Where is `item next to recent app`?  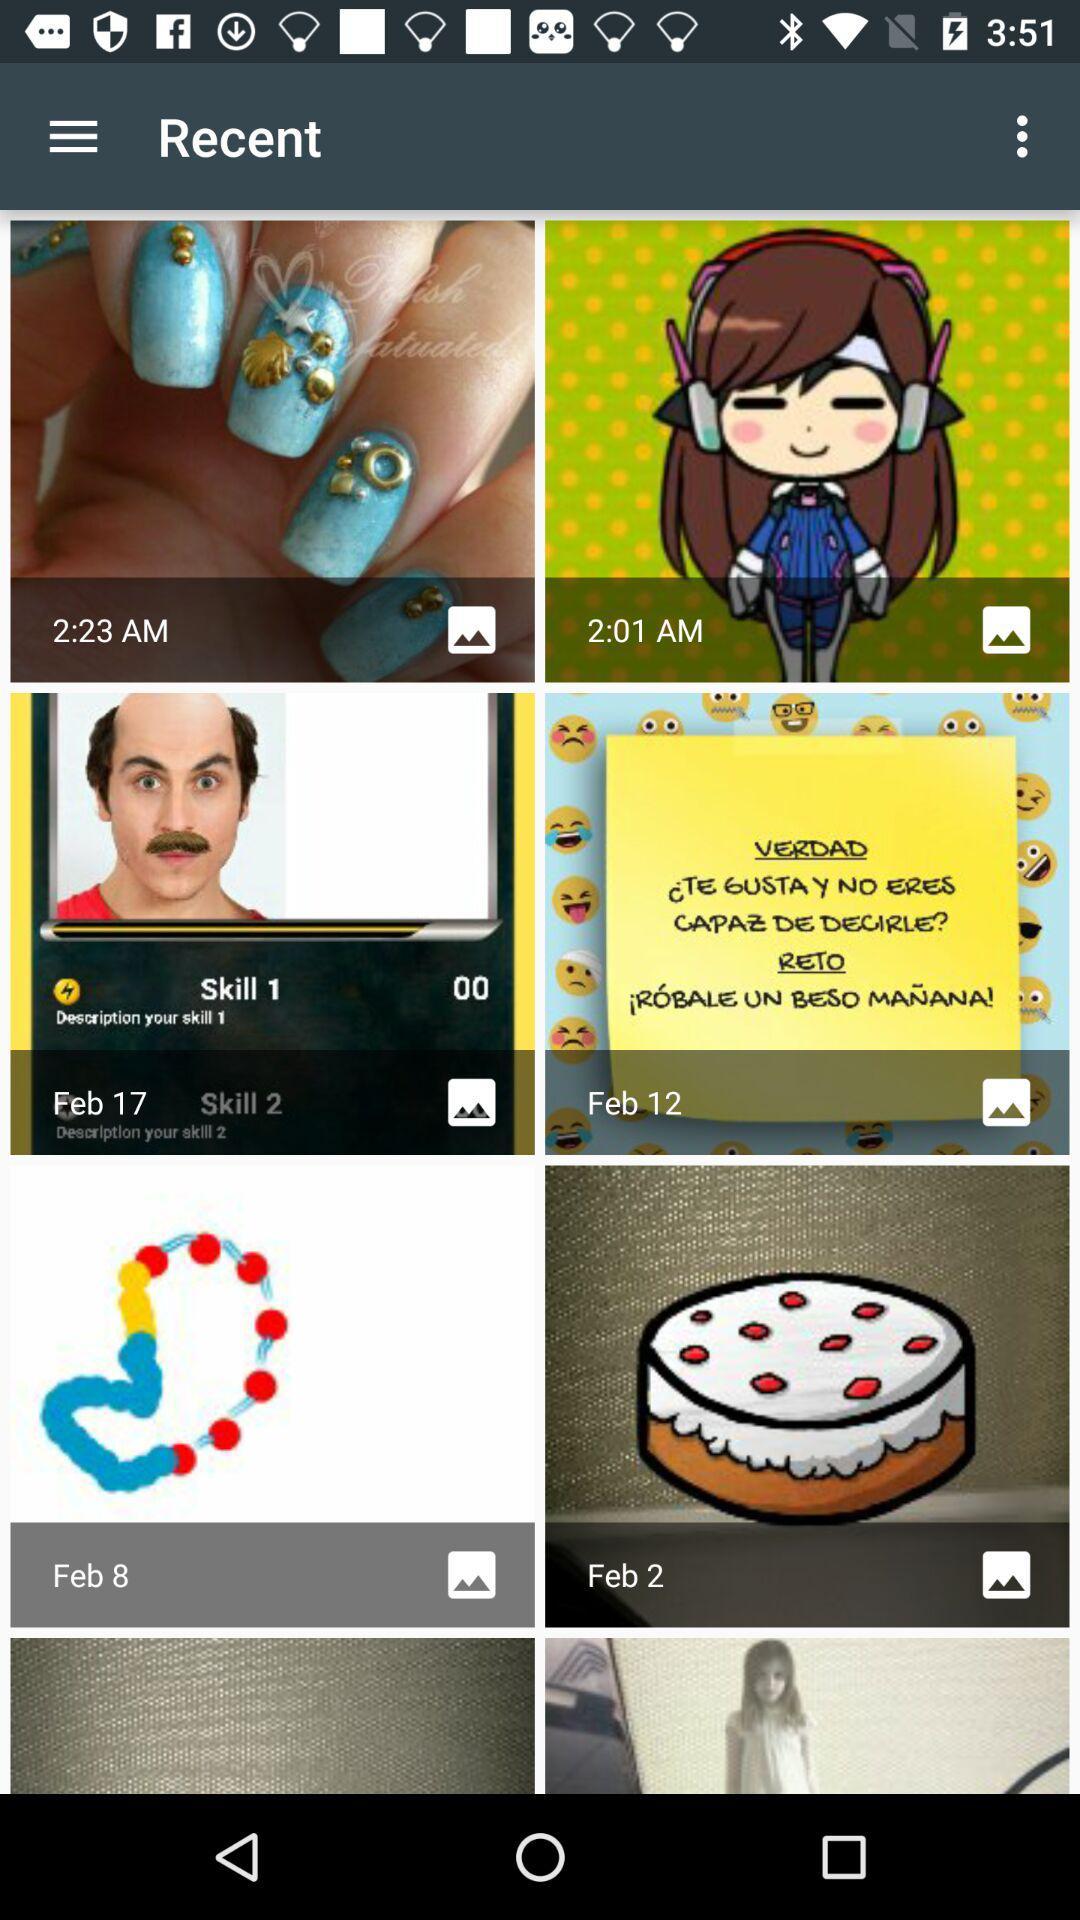 item next to recent app is located at coordinates (72, 135).